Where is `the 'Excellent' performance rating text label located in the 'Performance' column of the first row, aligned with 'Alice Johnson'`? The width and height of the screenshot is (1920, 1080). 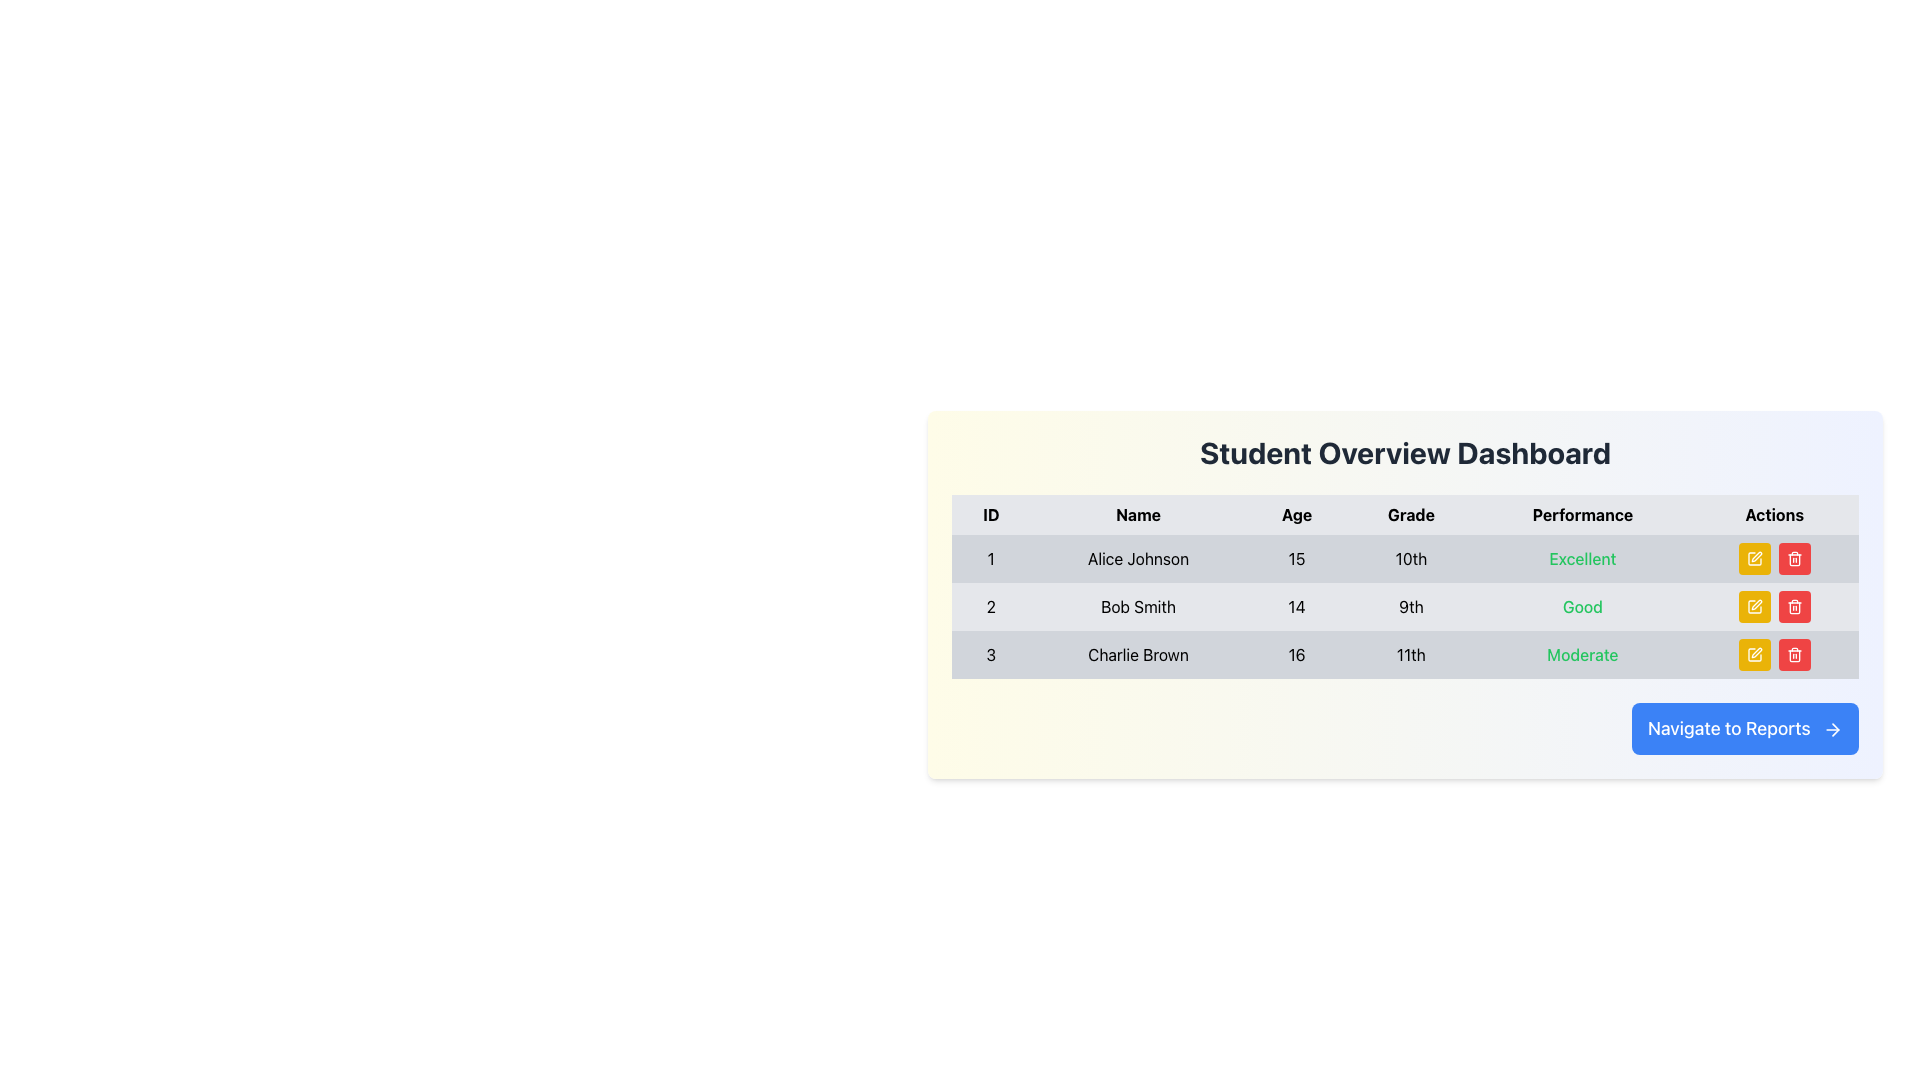
the 'Excellent' performance rating text label located in the 'Performance' column of the first row, aligned with 'Alice Johnson' is located at coordinates (1581, 559).